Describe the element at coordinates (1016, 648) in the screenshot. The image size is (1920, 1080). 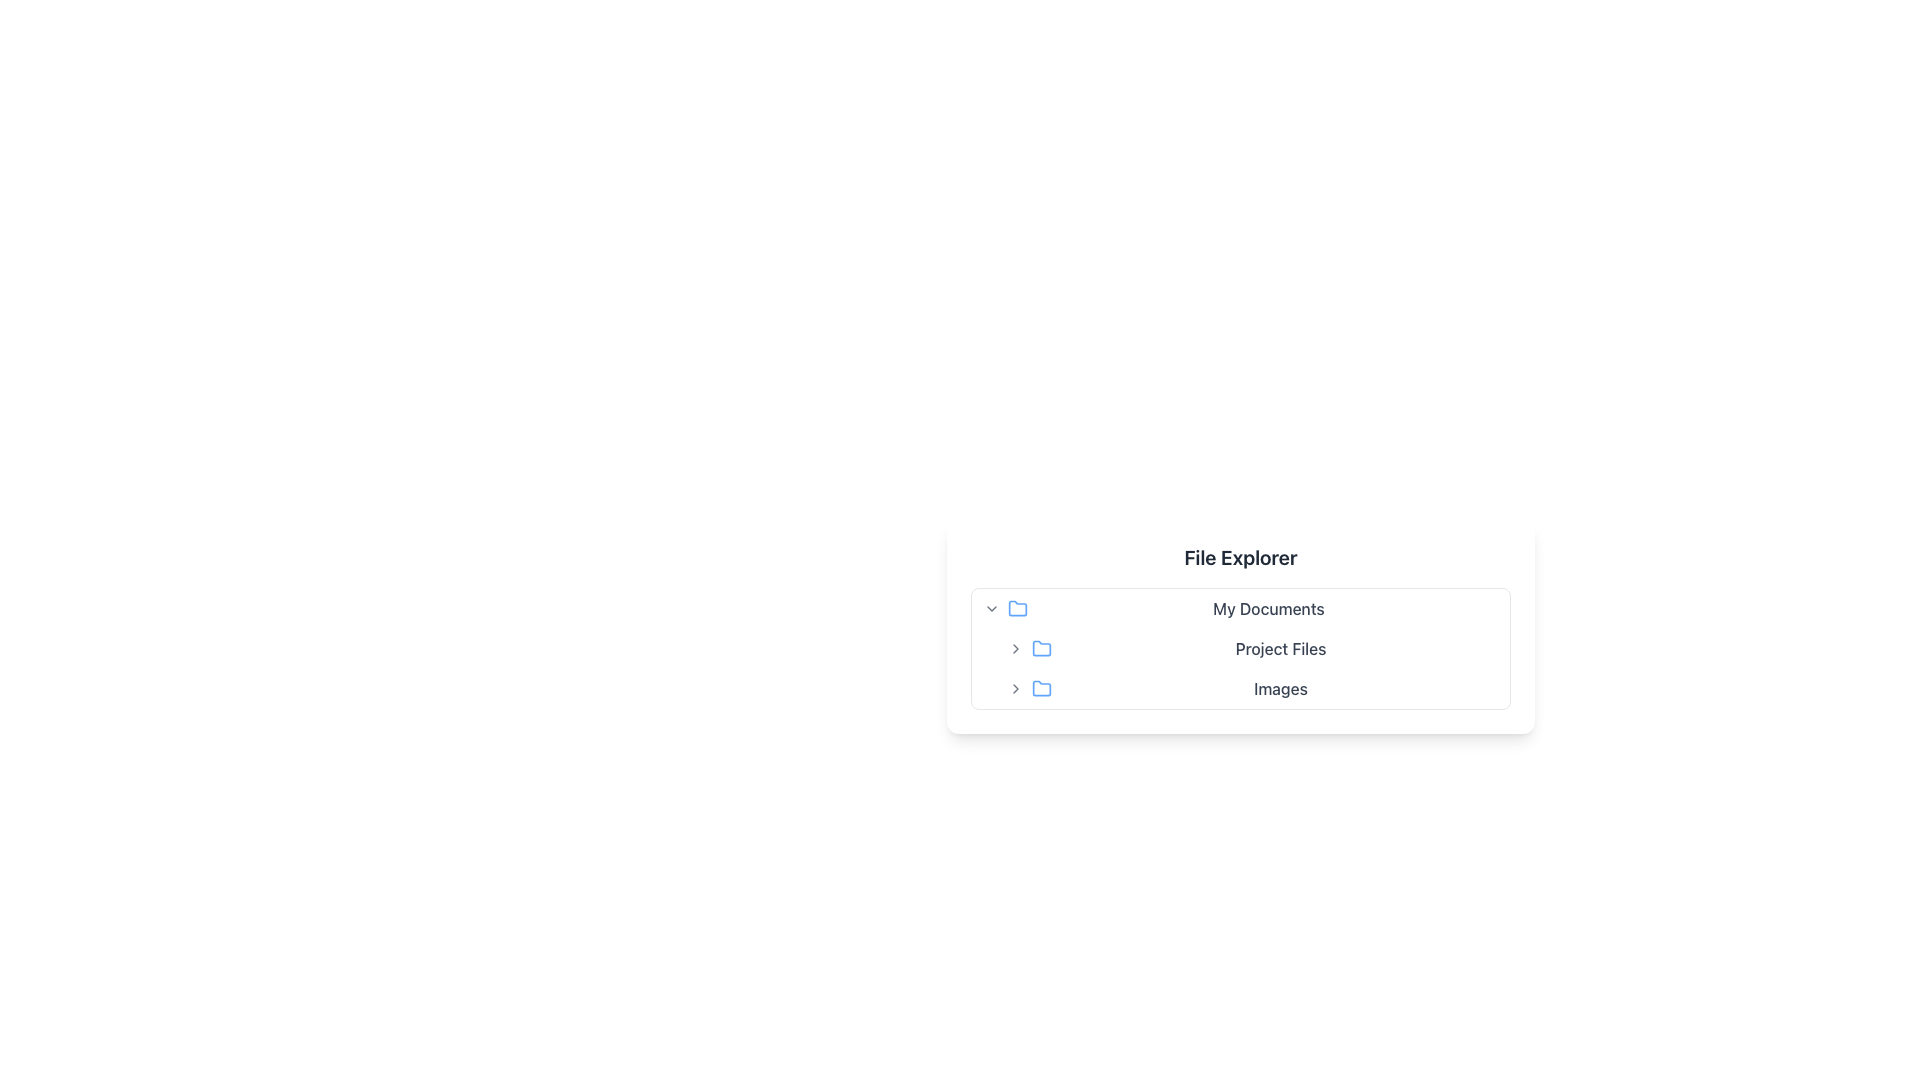
I see `the chevron icon next to the 'Project Files' folder` at that location.